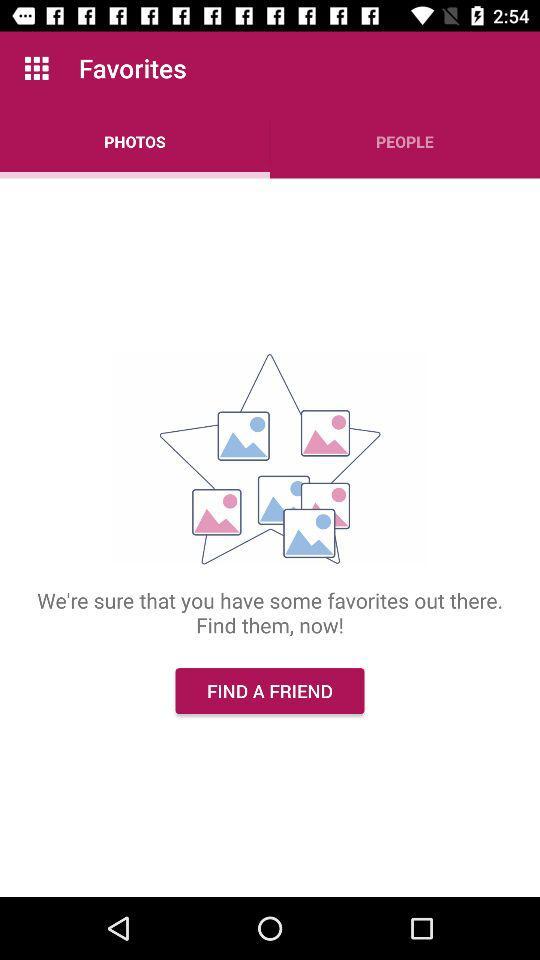 This screenshot has width=540, height=960. I want to click on people item, so click(405, 140).